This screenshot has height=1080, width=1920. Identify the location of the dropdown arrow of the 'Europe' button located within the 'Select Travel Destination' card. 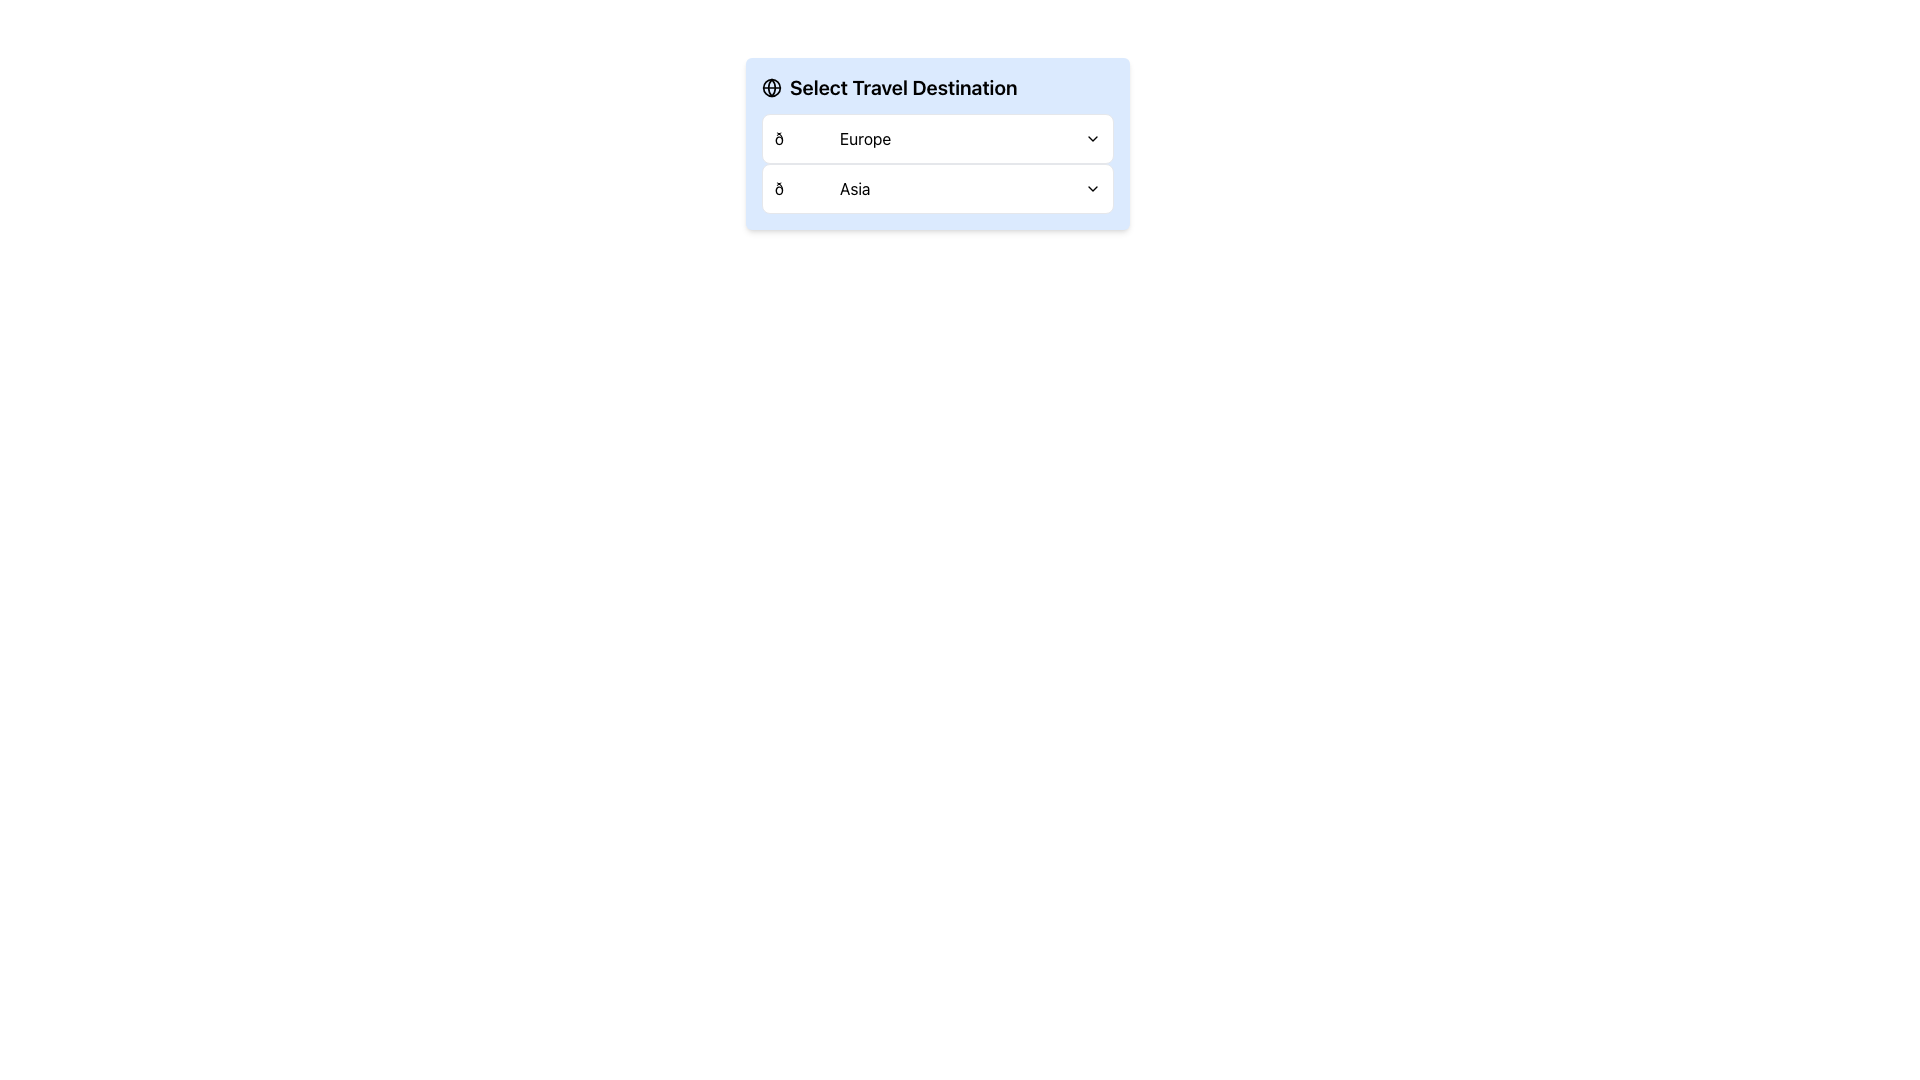
(936, 137).